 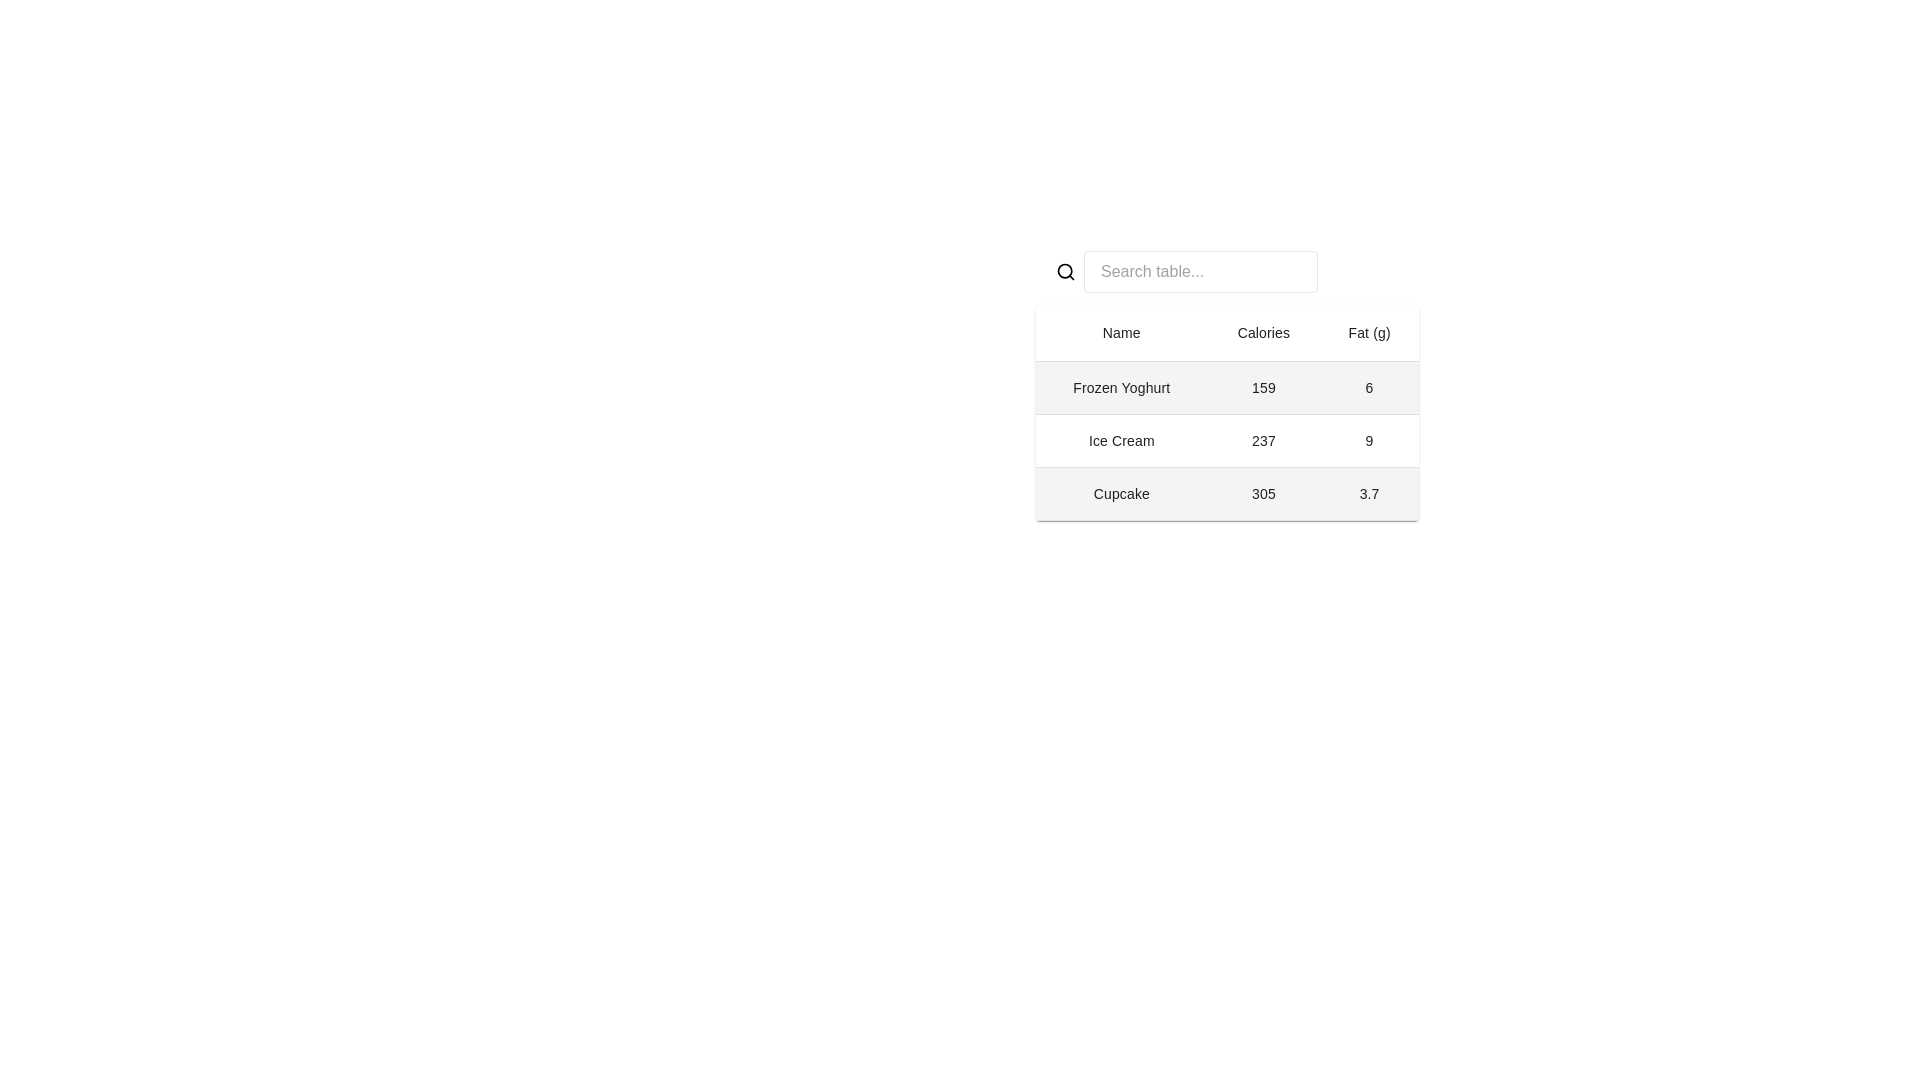 What do you see at coordinates (1121, 440) in the screenshot?
I see `the table cell displaying 'Ice Cream'` at bounding box center [1121, 440].